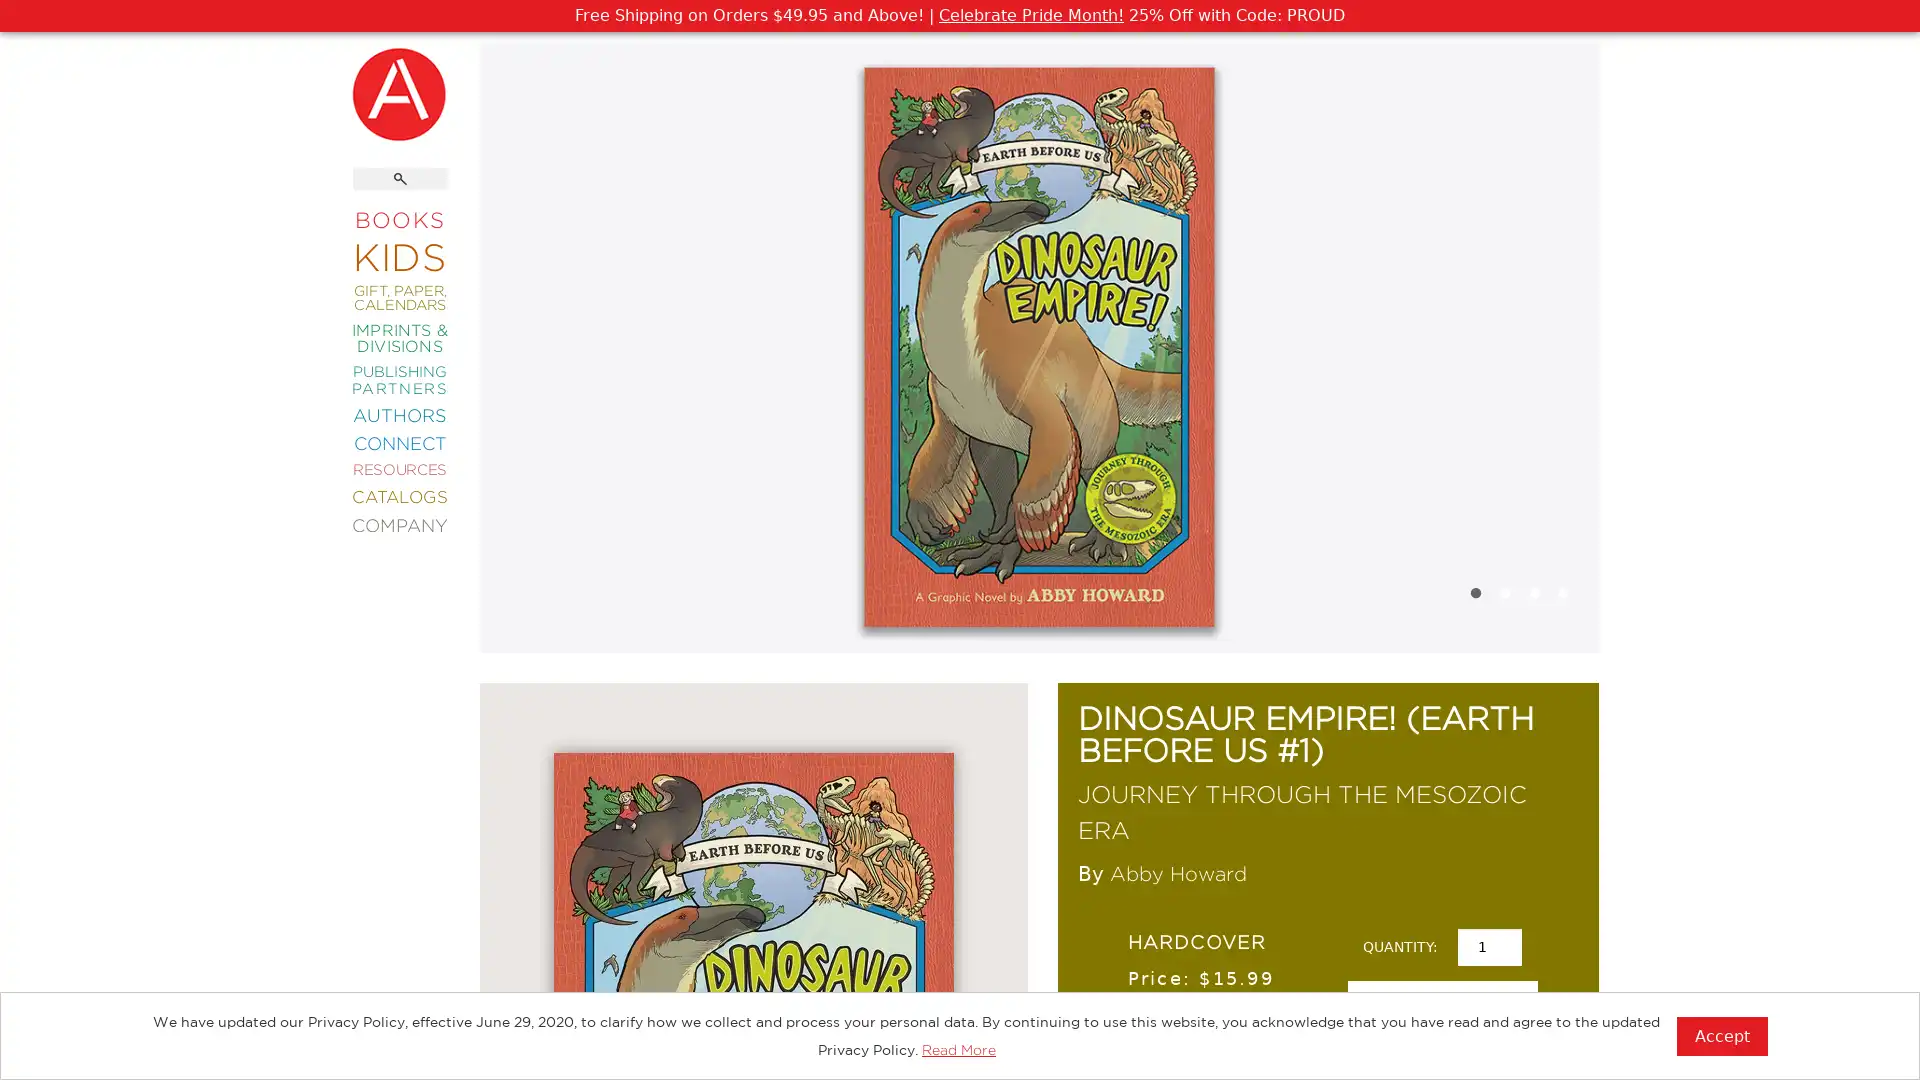 The height and width of the screenshot is (1080, 1920). I want to click on RESOURCES, so click(399, 469).